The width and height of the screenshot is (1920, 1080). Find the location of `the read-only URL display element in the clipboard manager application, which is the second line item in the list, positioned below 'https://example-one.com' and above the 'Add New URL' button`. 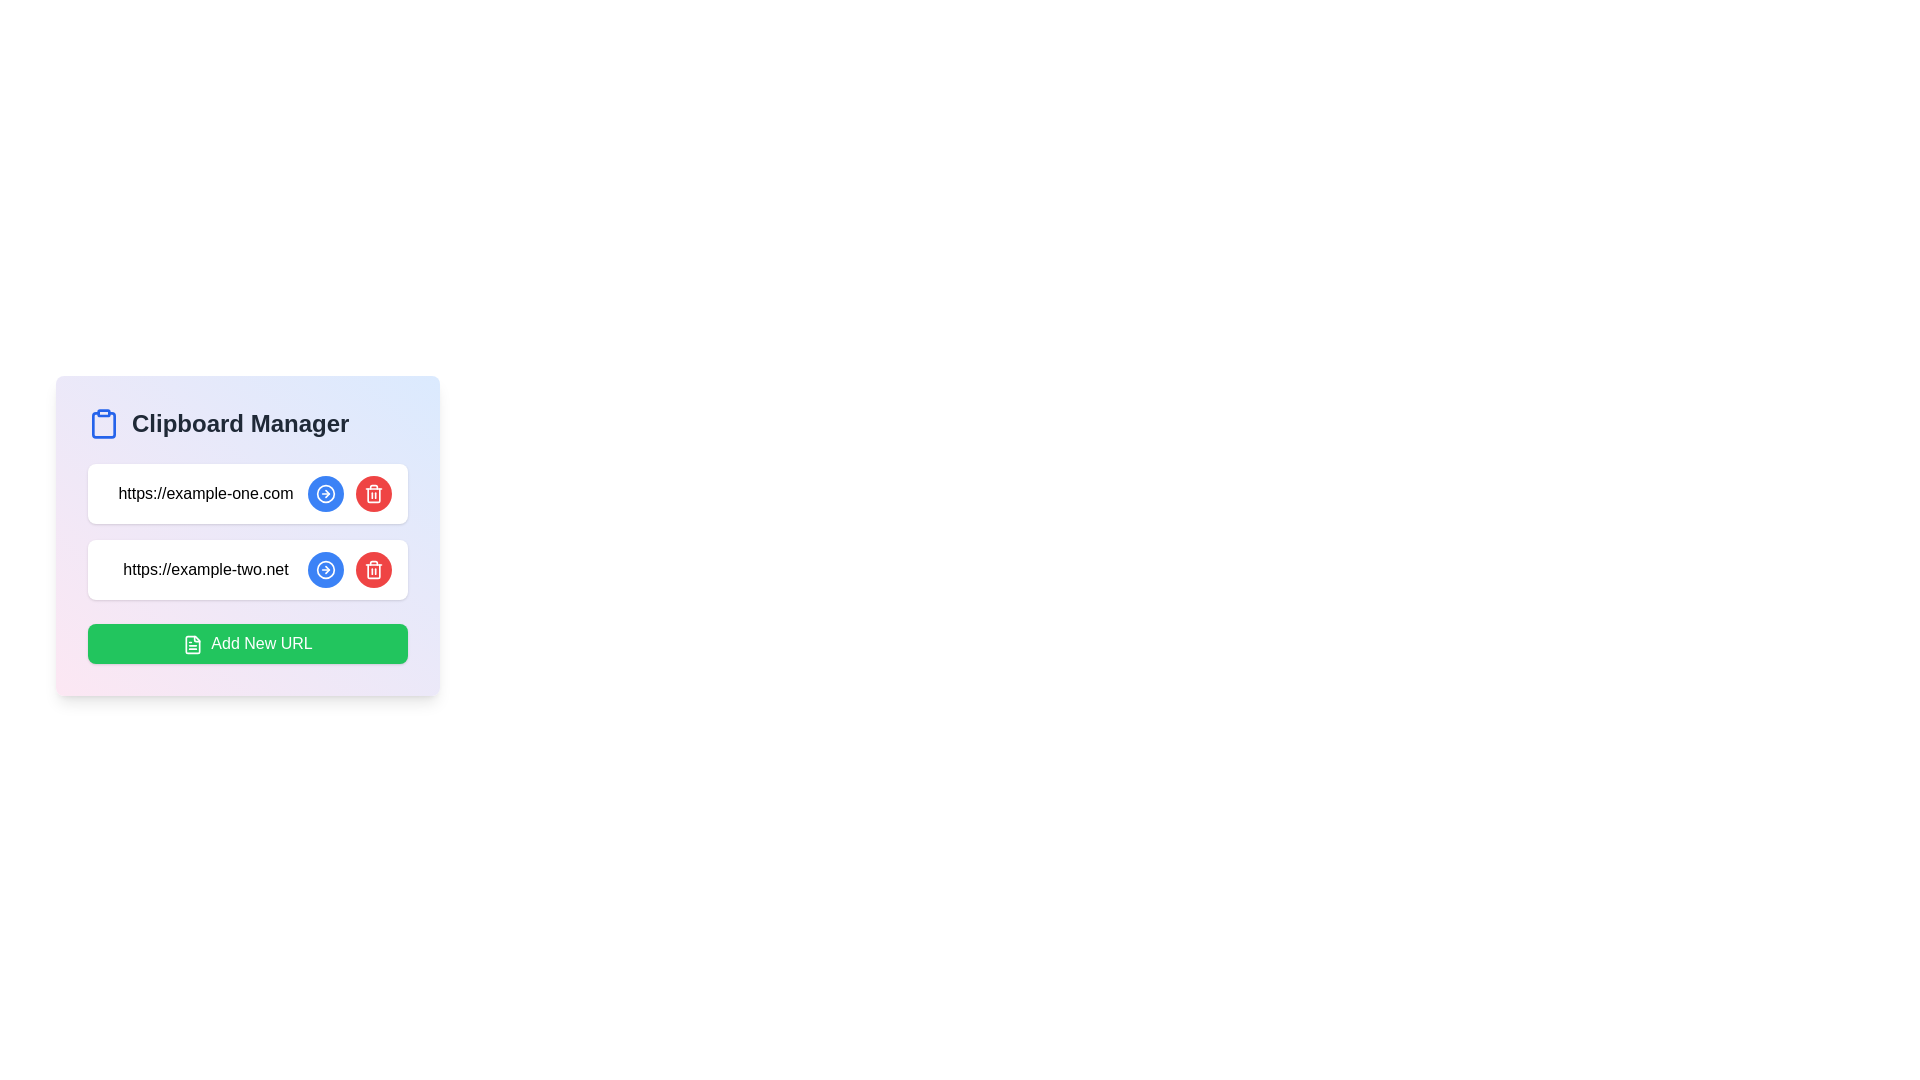

the read-only URL display element in the clipboard manager application, which is the second line item in the list, positioned below 'https://example-one.com' and above the 'Add New URL' button is located at coordinates (206, 570).